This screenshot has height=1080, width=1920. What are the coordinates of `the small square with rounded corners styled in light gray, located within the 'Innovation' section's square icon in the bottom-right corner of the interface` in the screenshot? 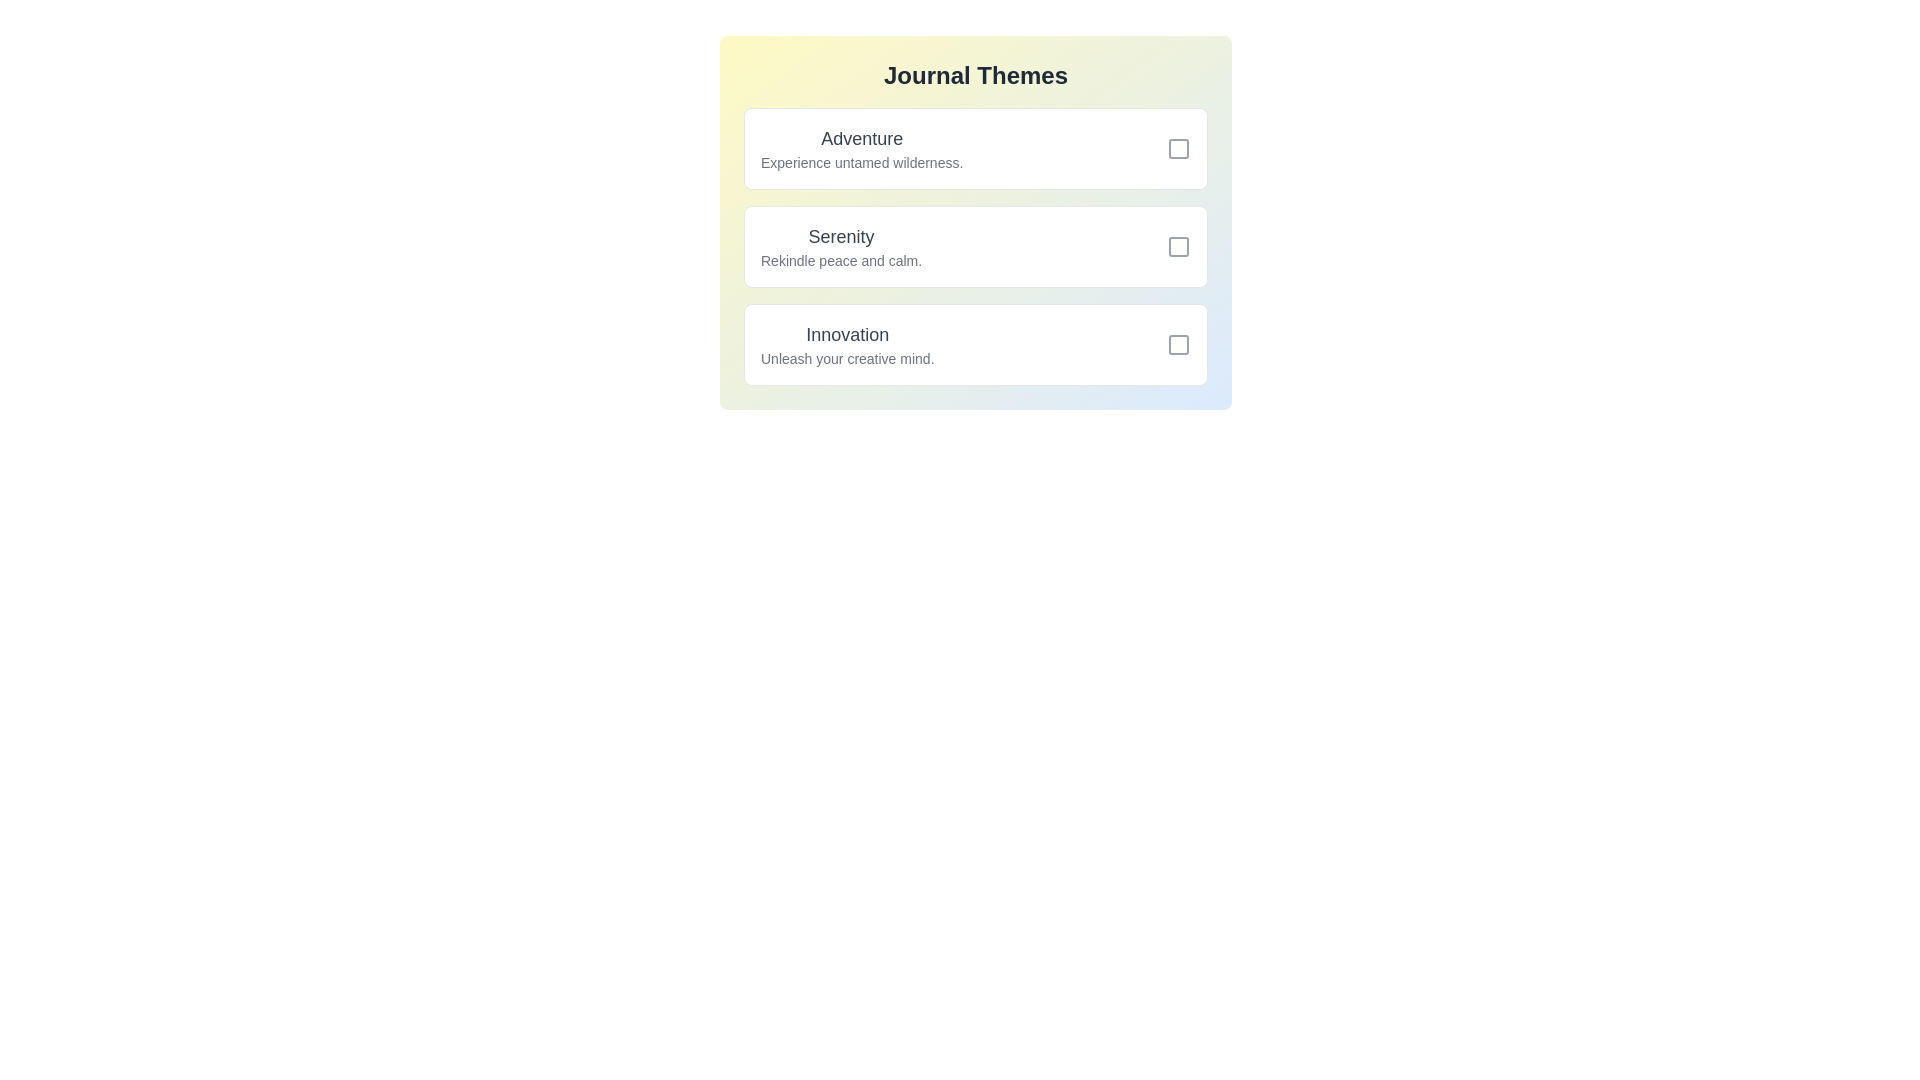 It's located at (1179, 343).